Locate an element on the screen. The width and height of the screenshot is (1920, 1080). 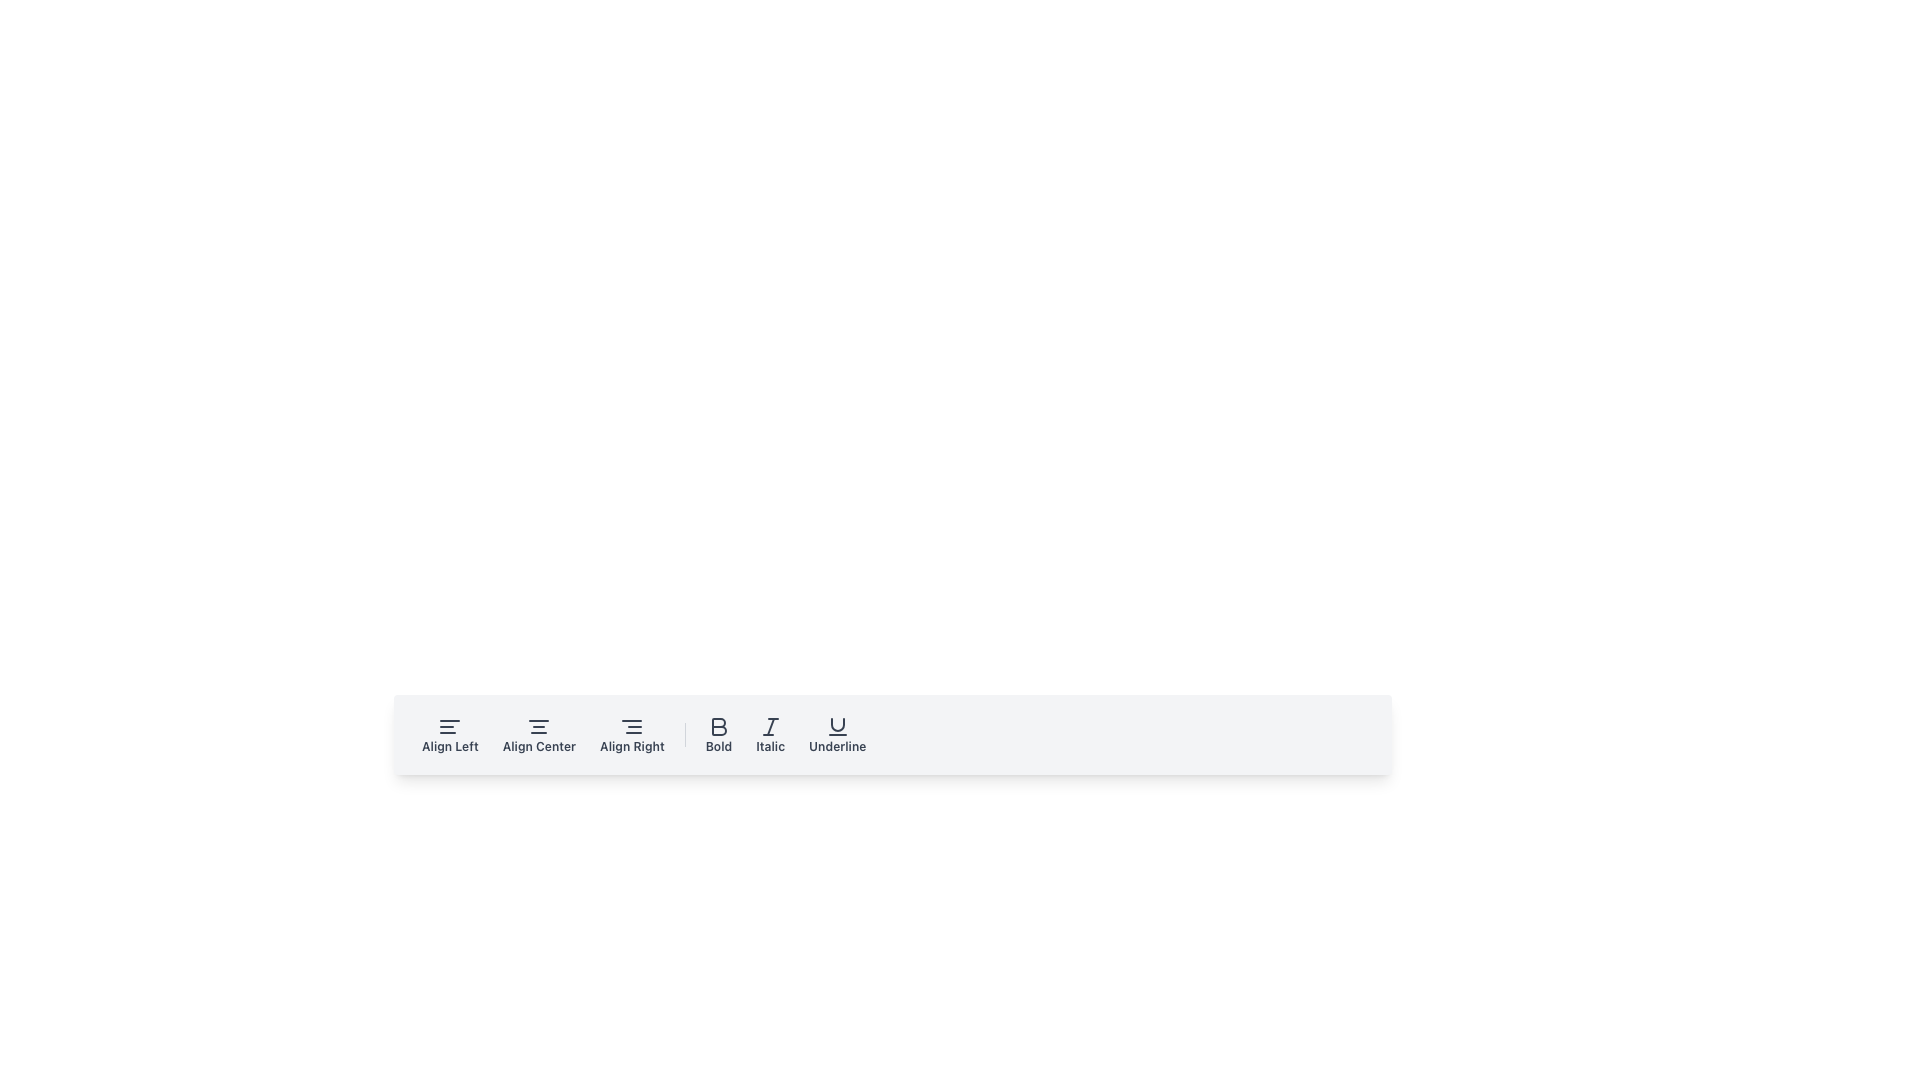
the 'Align Left' button located in the top-left corner of the toolbar to align content to the left is located at coordinates (449, 726).